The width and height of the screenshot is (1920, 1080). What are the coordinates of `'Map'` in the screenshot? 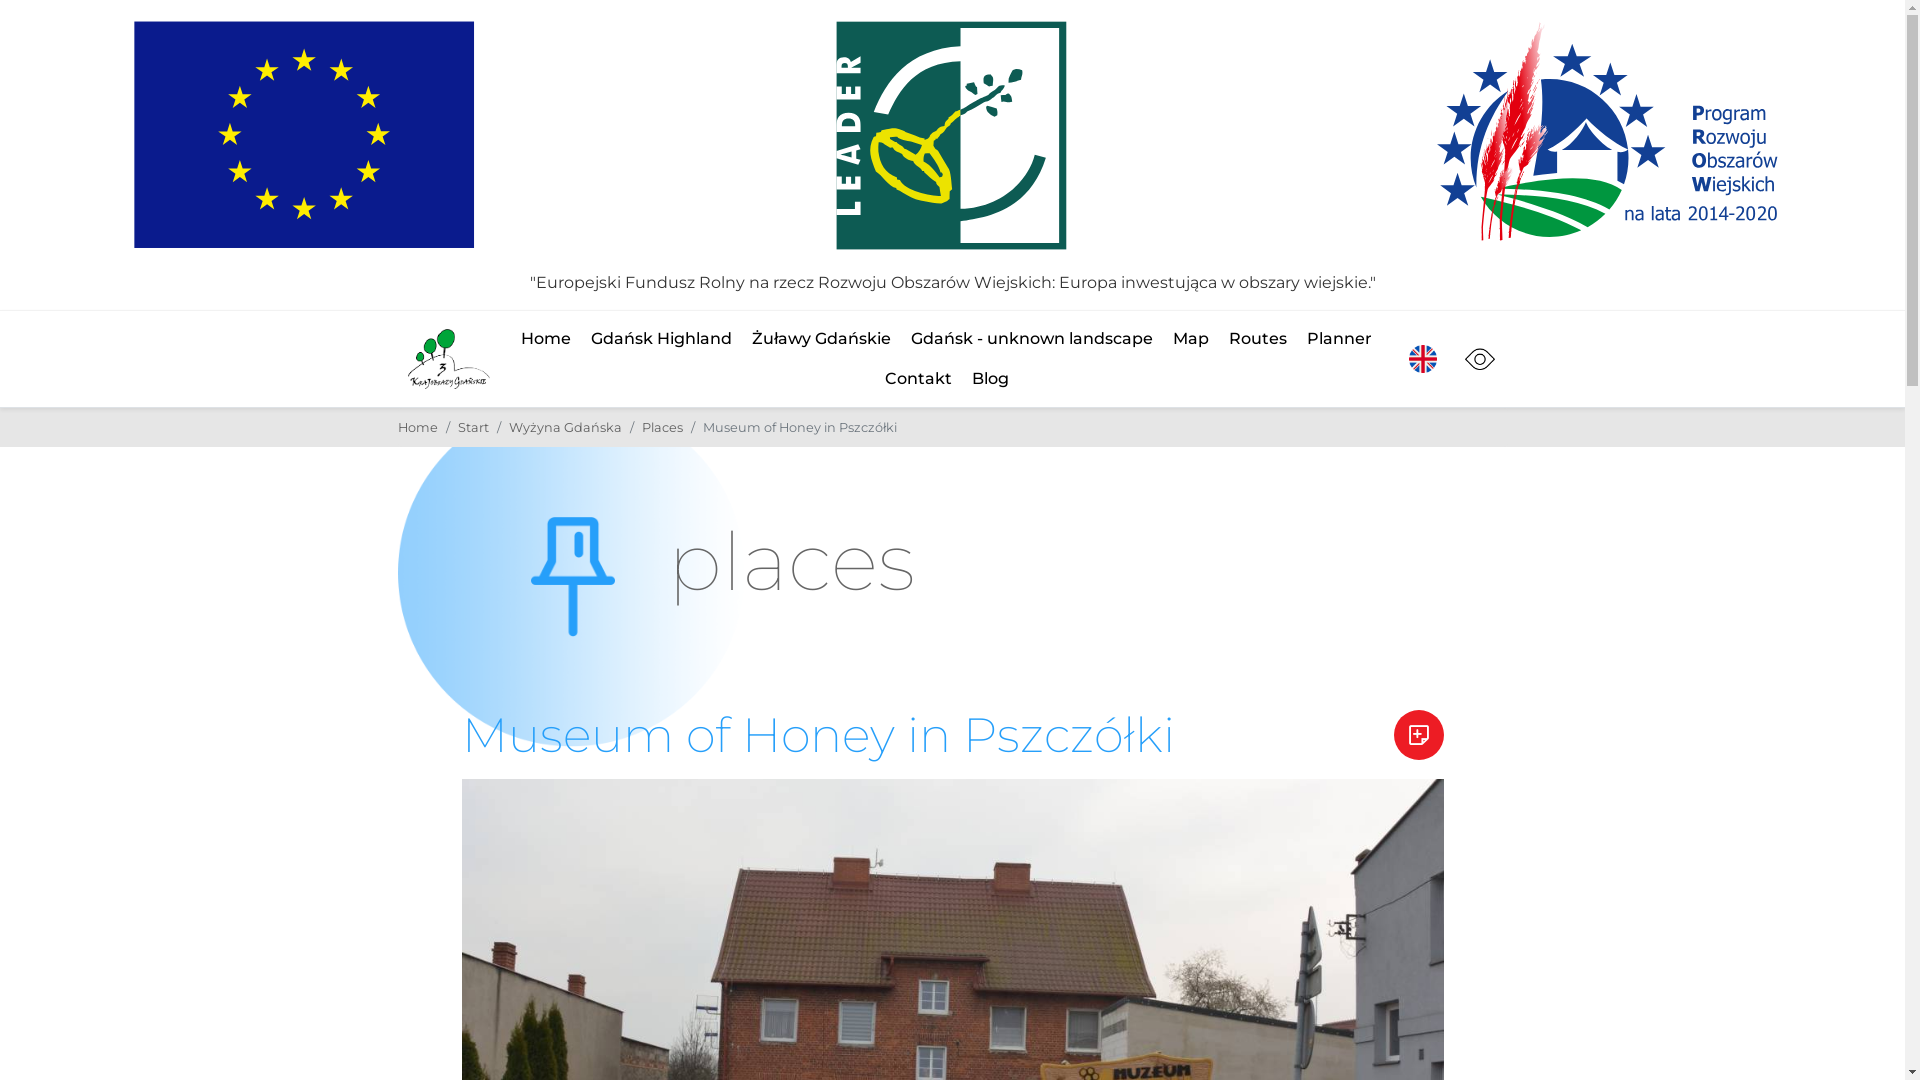 It's located at (1190, 338).